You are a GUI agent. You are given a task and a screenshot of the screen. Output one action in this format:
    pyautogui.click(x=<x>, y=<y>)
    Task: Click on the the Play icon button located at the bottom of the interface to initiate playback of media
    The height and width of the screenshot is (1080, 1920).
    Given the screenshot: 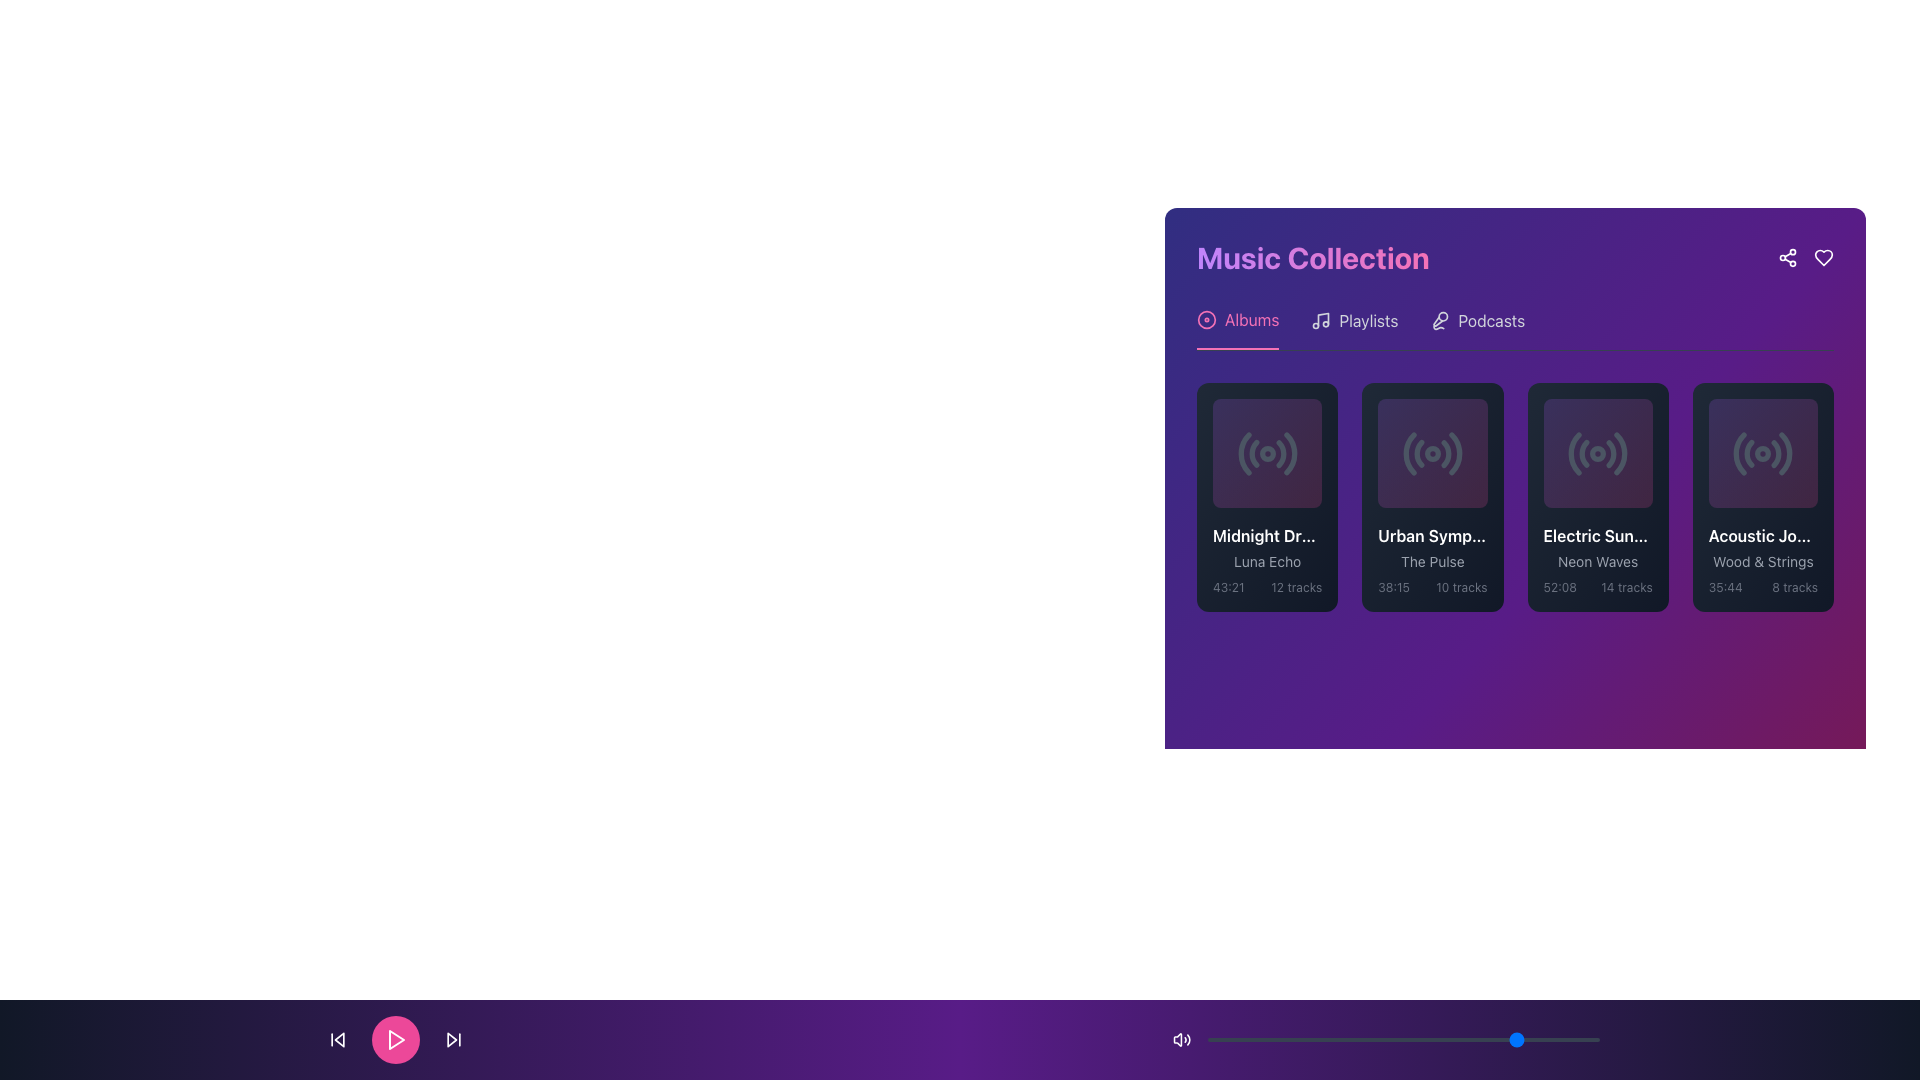 What is the action you would take?
    pyautogui.click(x=395, y=1039)
    